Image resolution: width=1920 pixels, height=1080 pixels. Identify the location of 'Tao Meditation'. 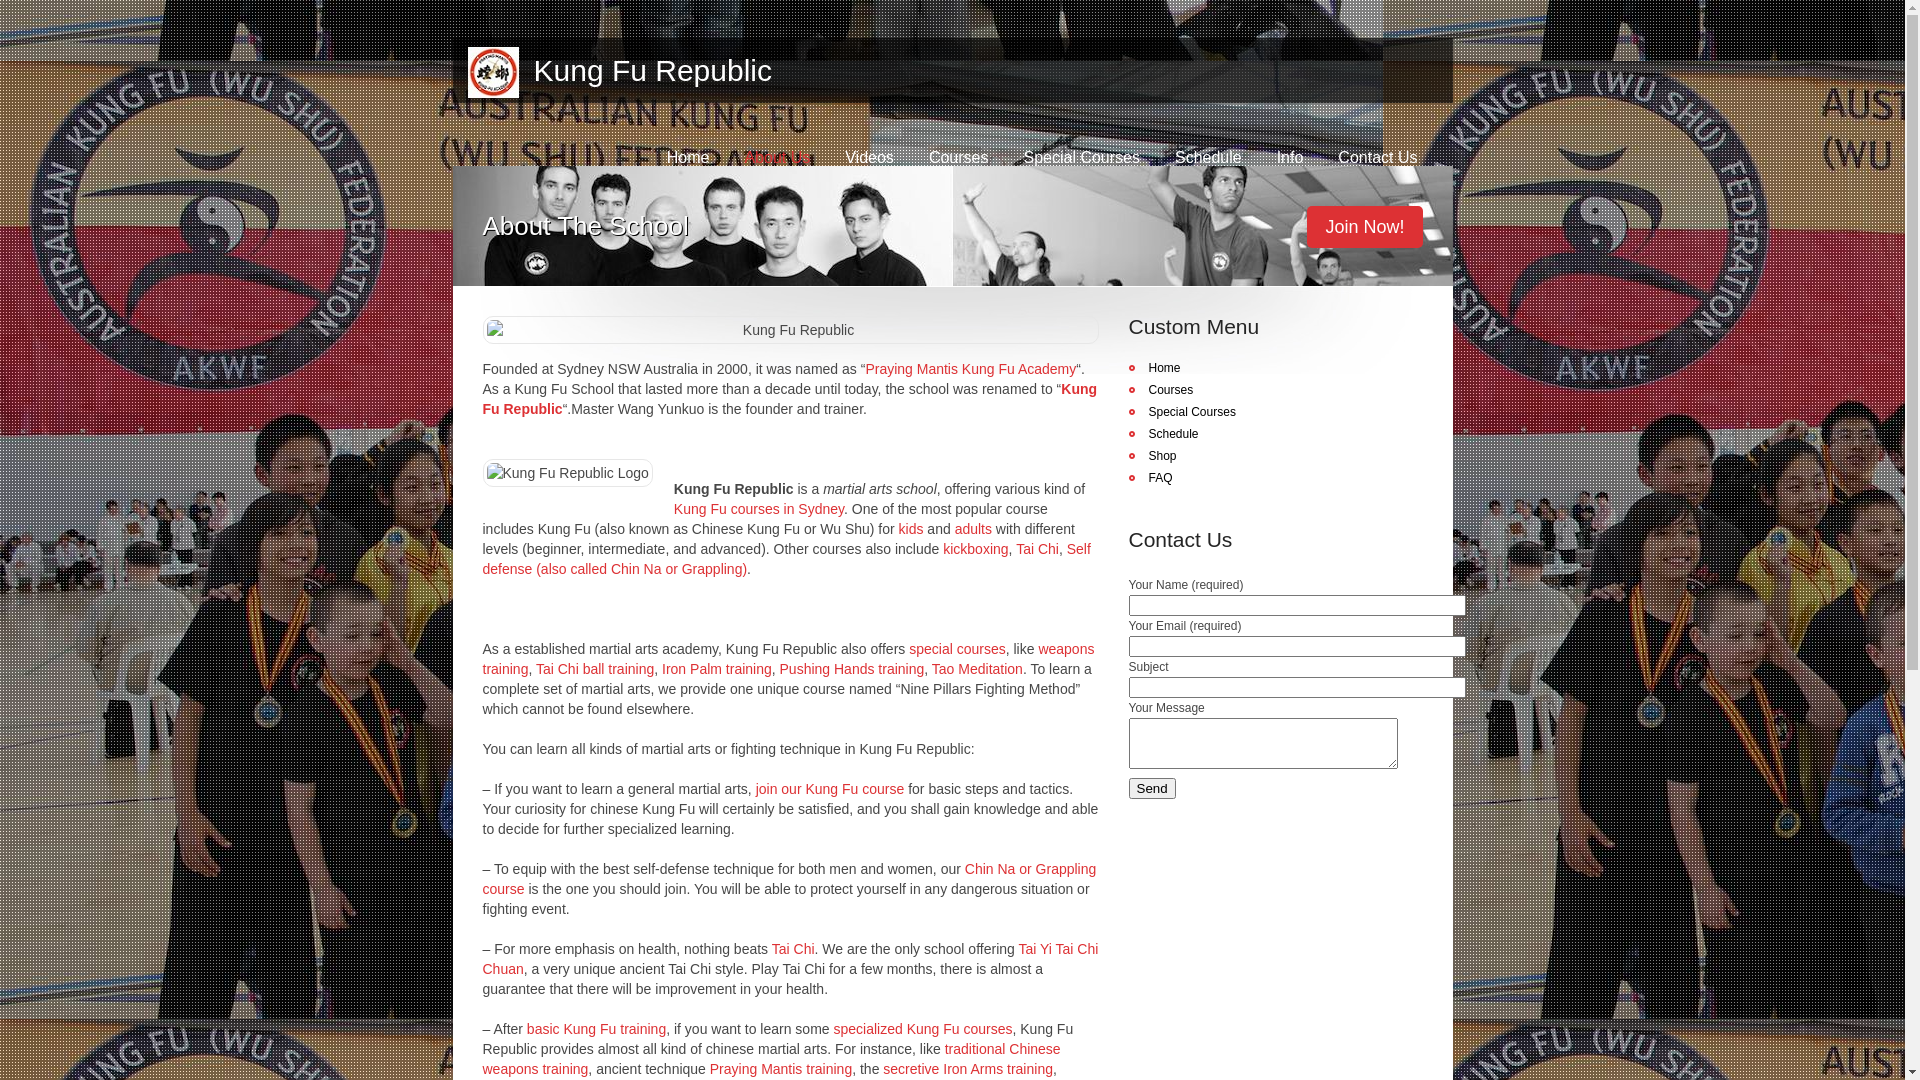
(977, 668).